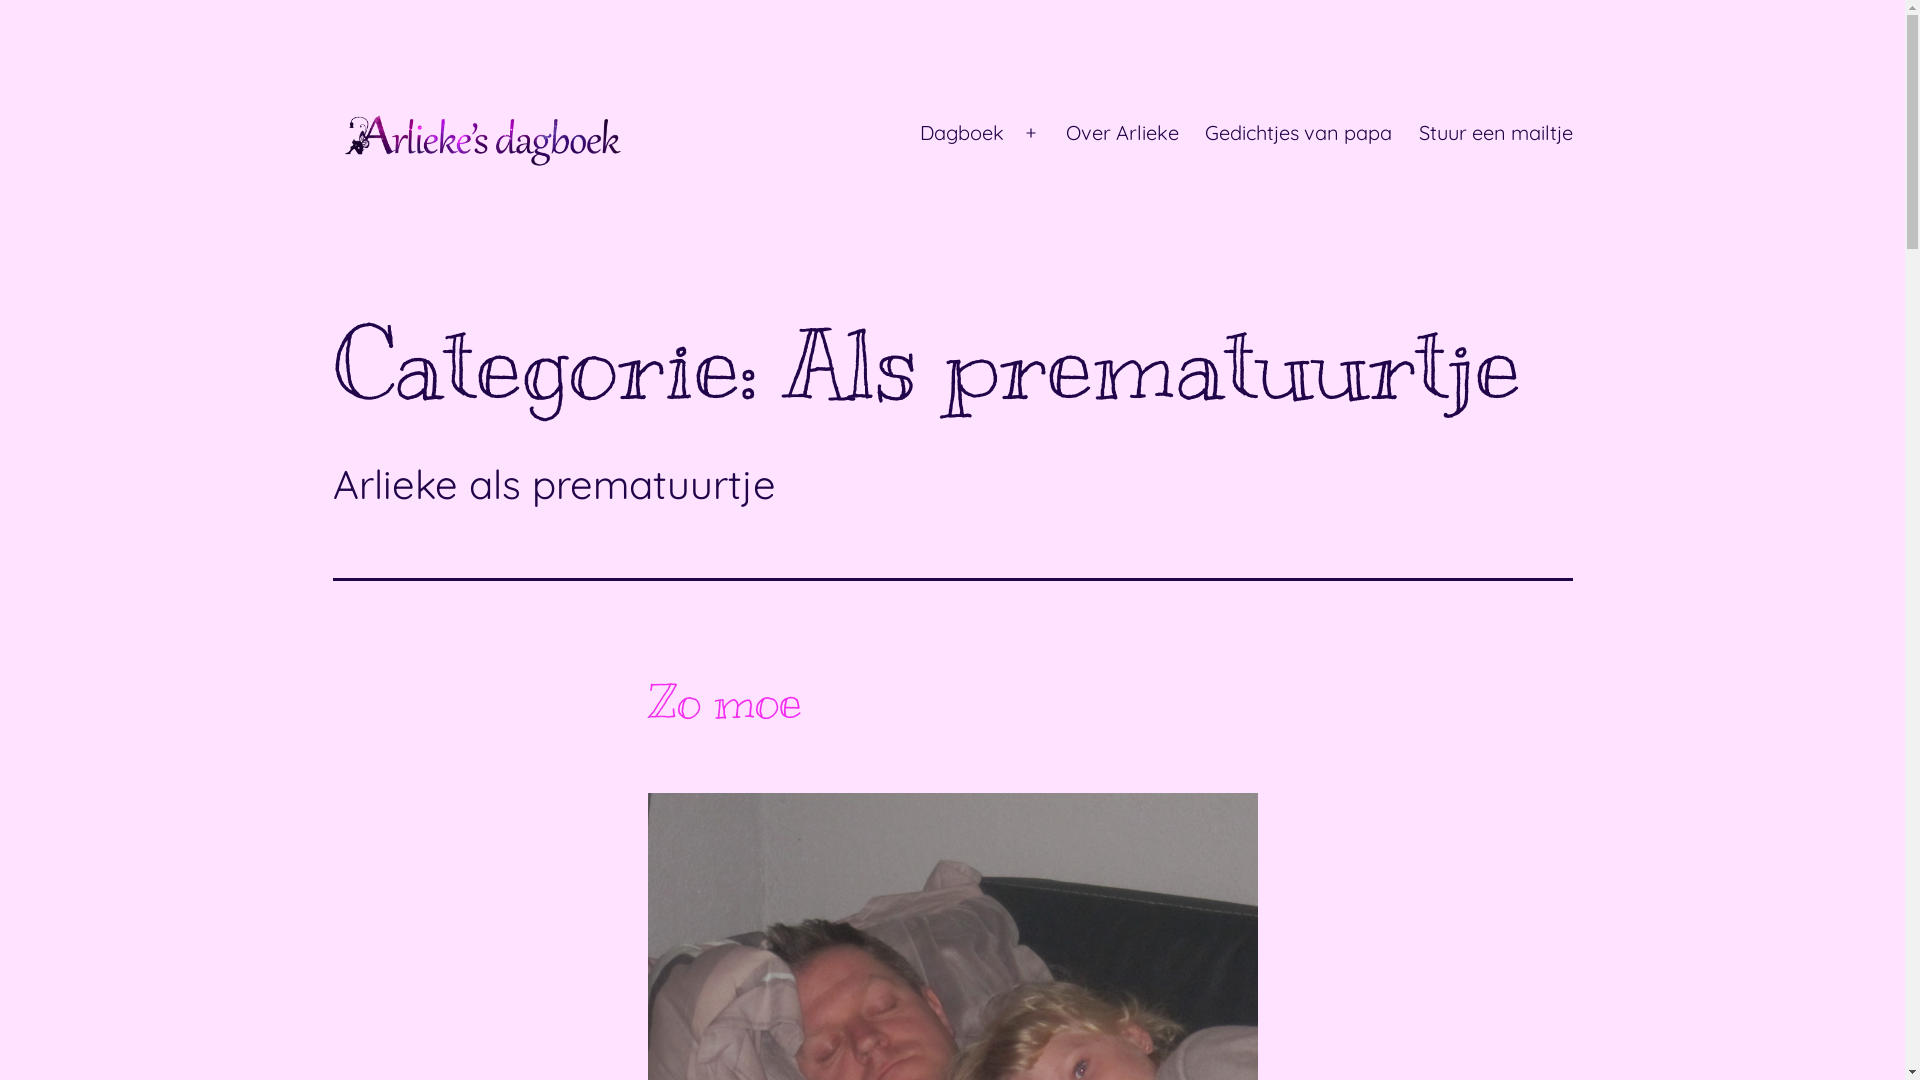 This screenshot has width=1920, height=1080. What do you see at coordinates (1494, 132) in the screenshot?
I see `'Stuur een mailtje'` at bounding box center [1494, 132].